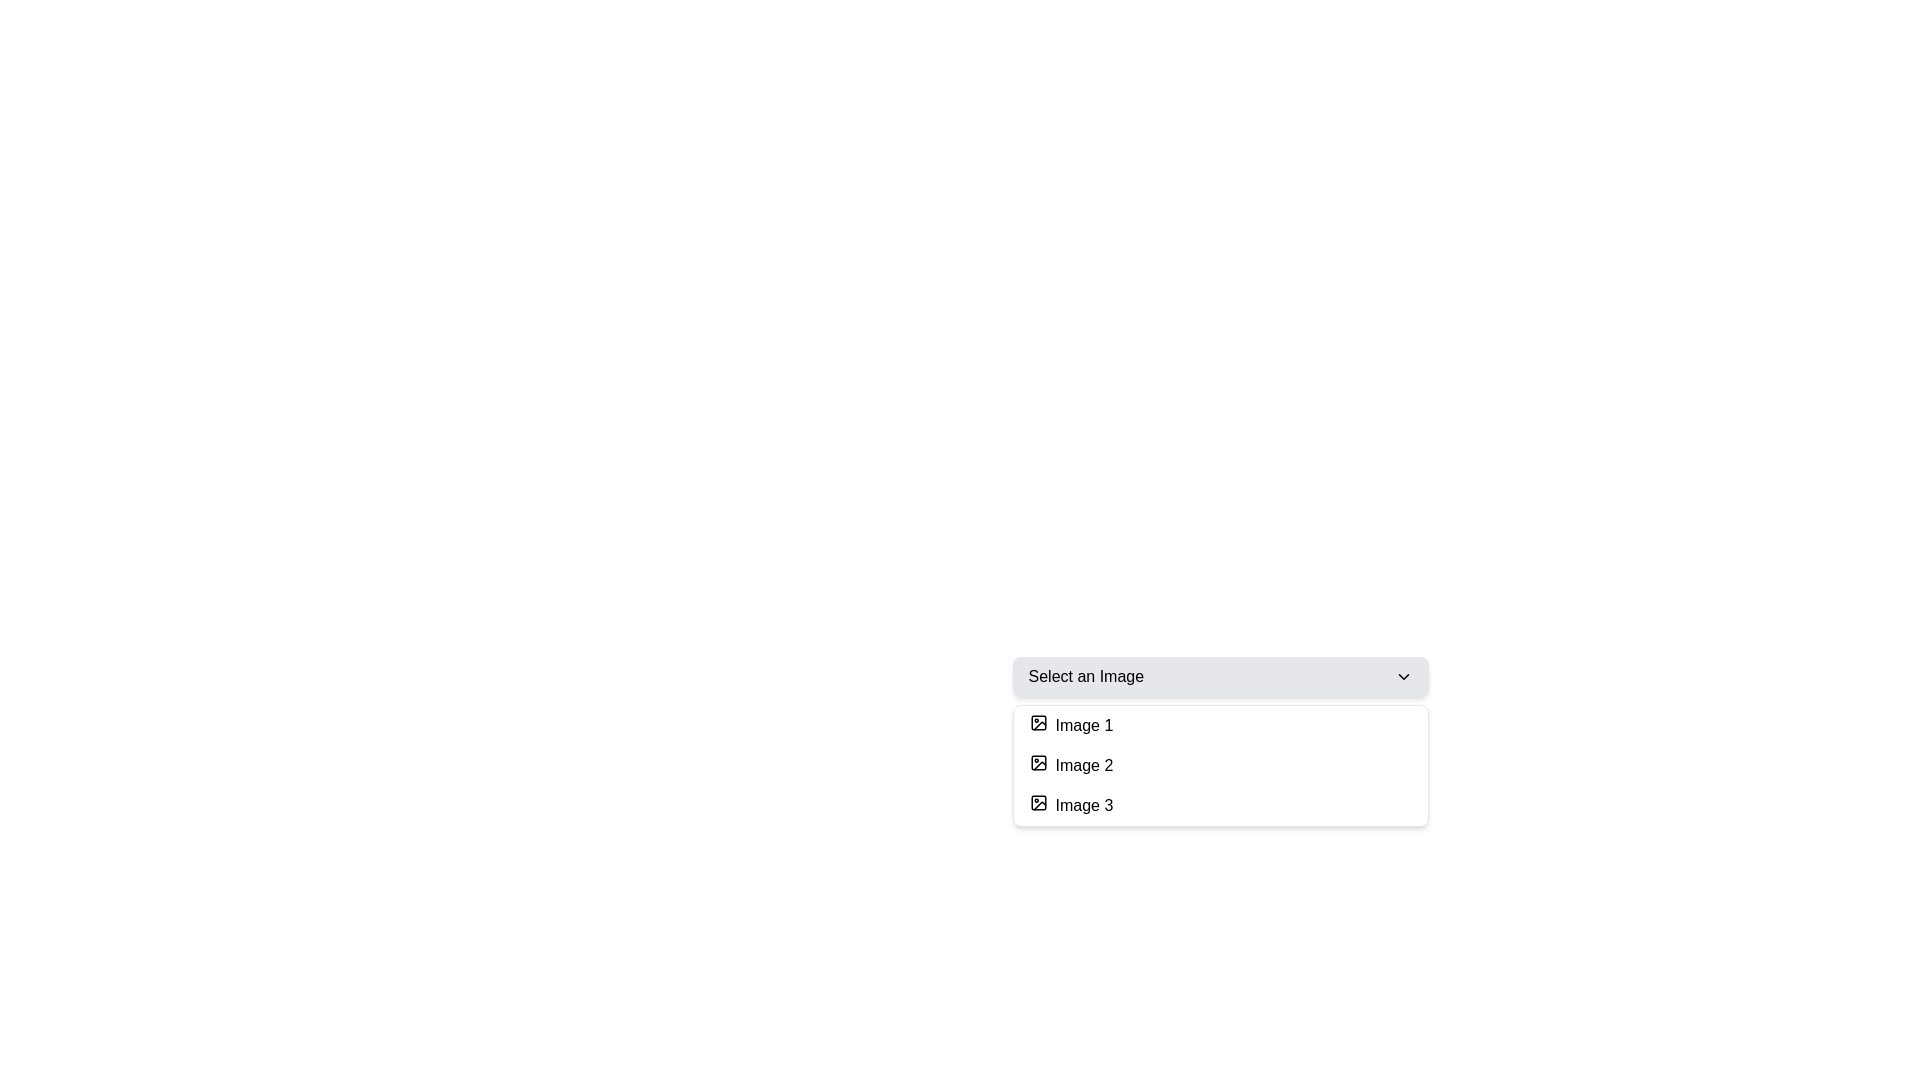 The width and height of the screenshot is (1920, 1080). Describe the element at coordinates (1038, 763) in the screenshot. I see `the image placeholder icon located to the left of the 'Image 2' text entry in the dropdown menu` at that location.